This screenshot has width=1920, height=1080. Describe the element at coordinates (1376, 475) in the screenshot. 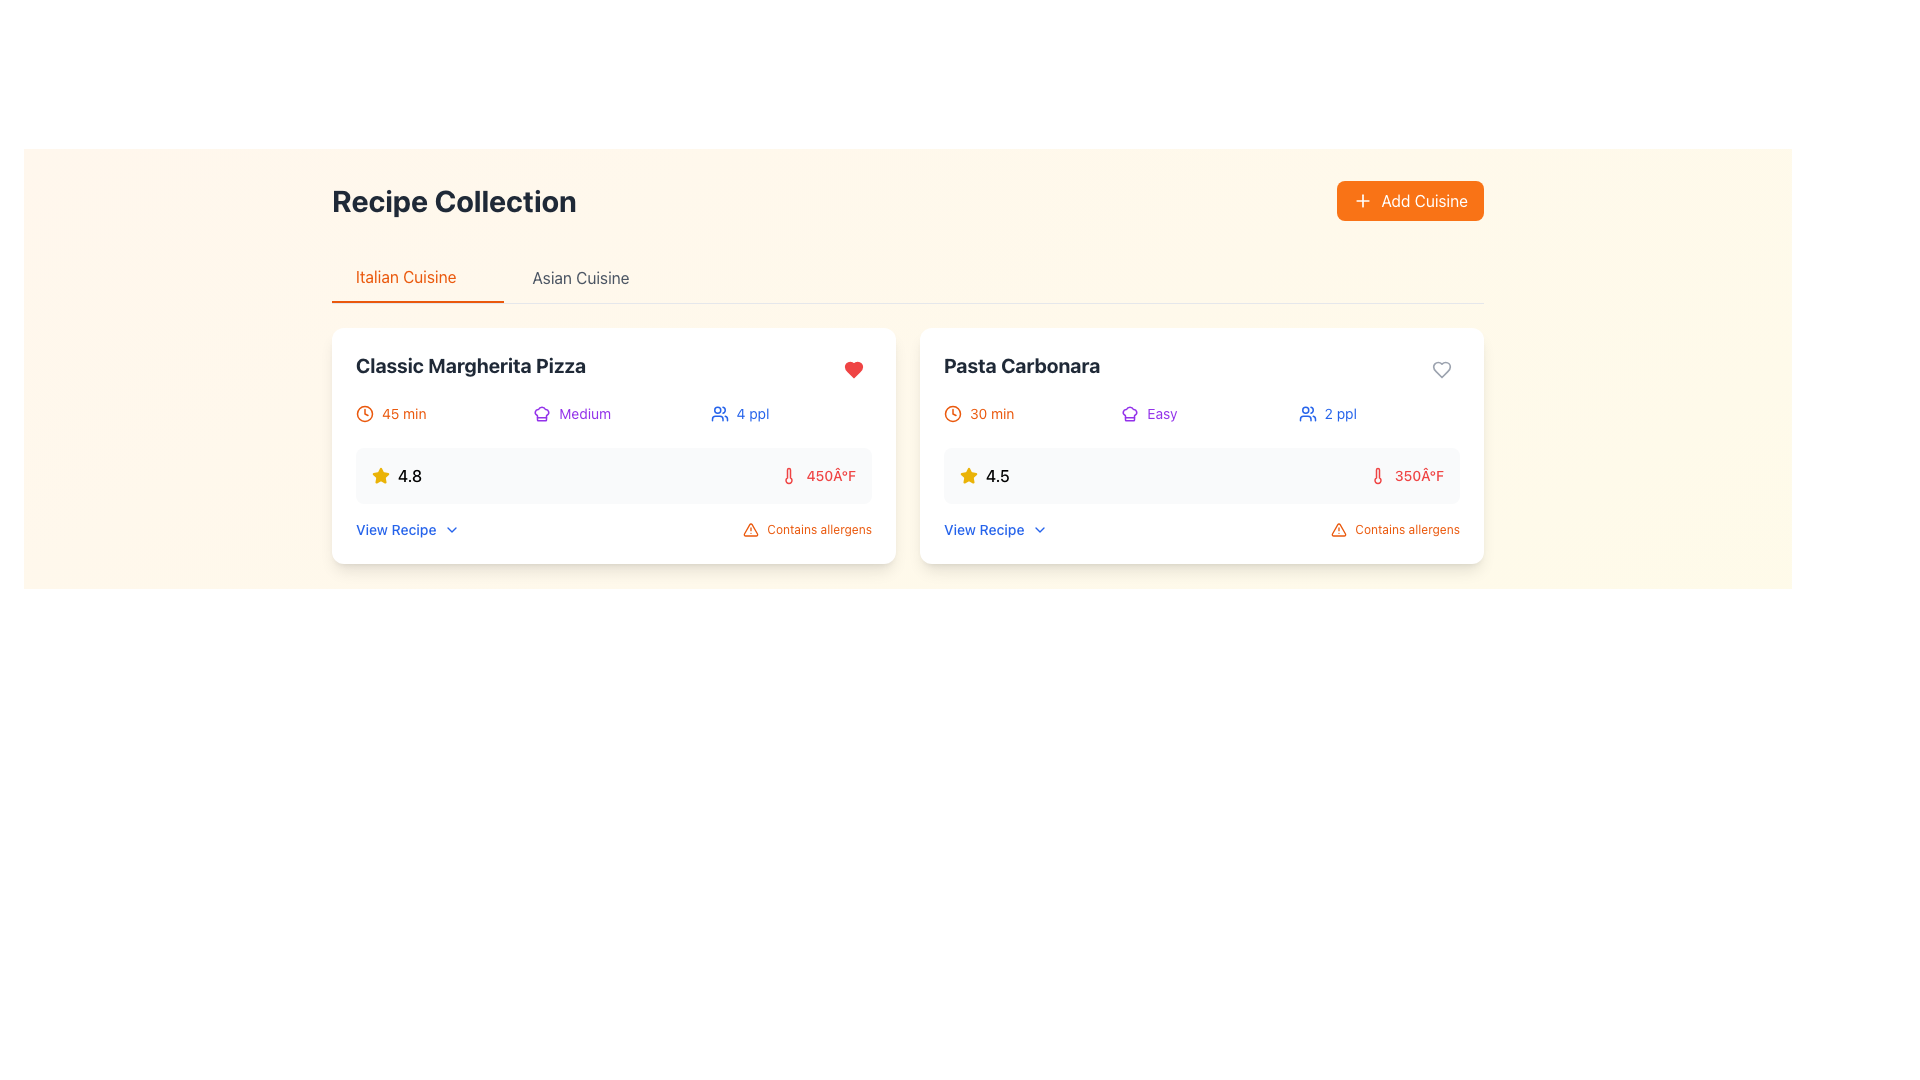

I see `the thermometer icon located within the 'Pasta Carbonara' card, positioned directly to the left of the numeric temperature value '350°F'` at that location.